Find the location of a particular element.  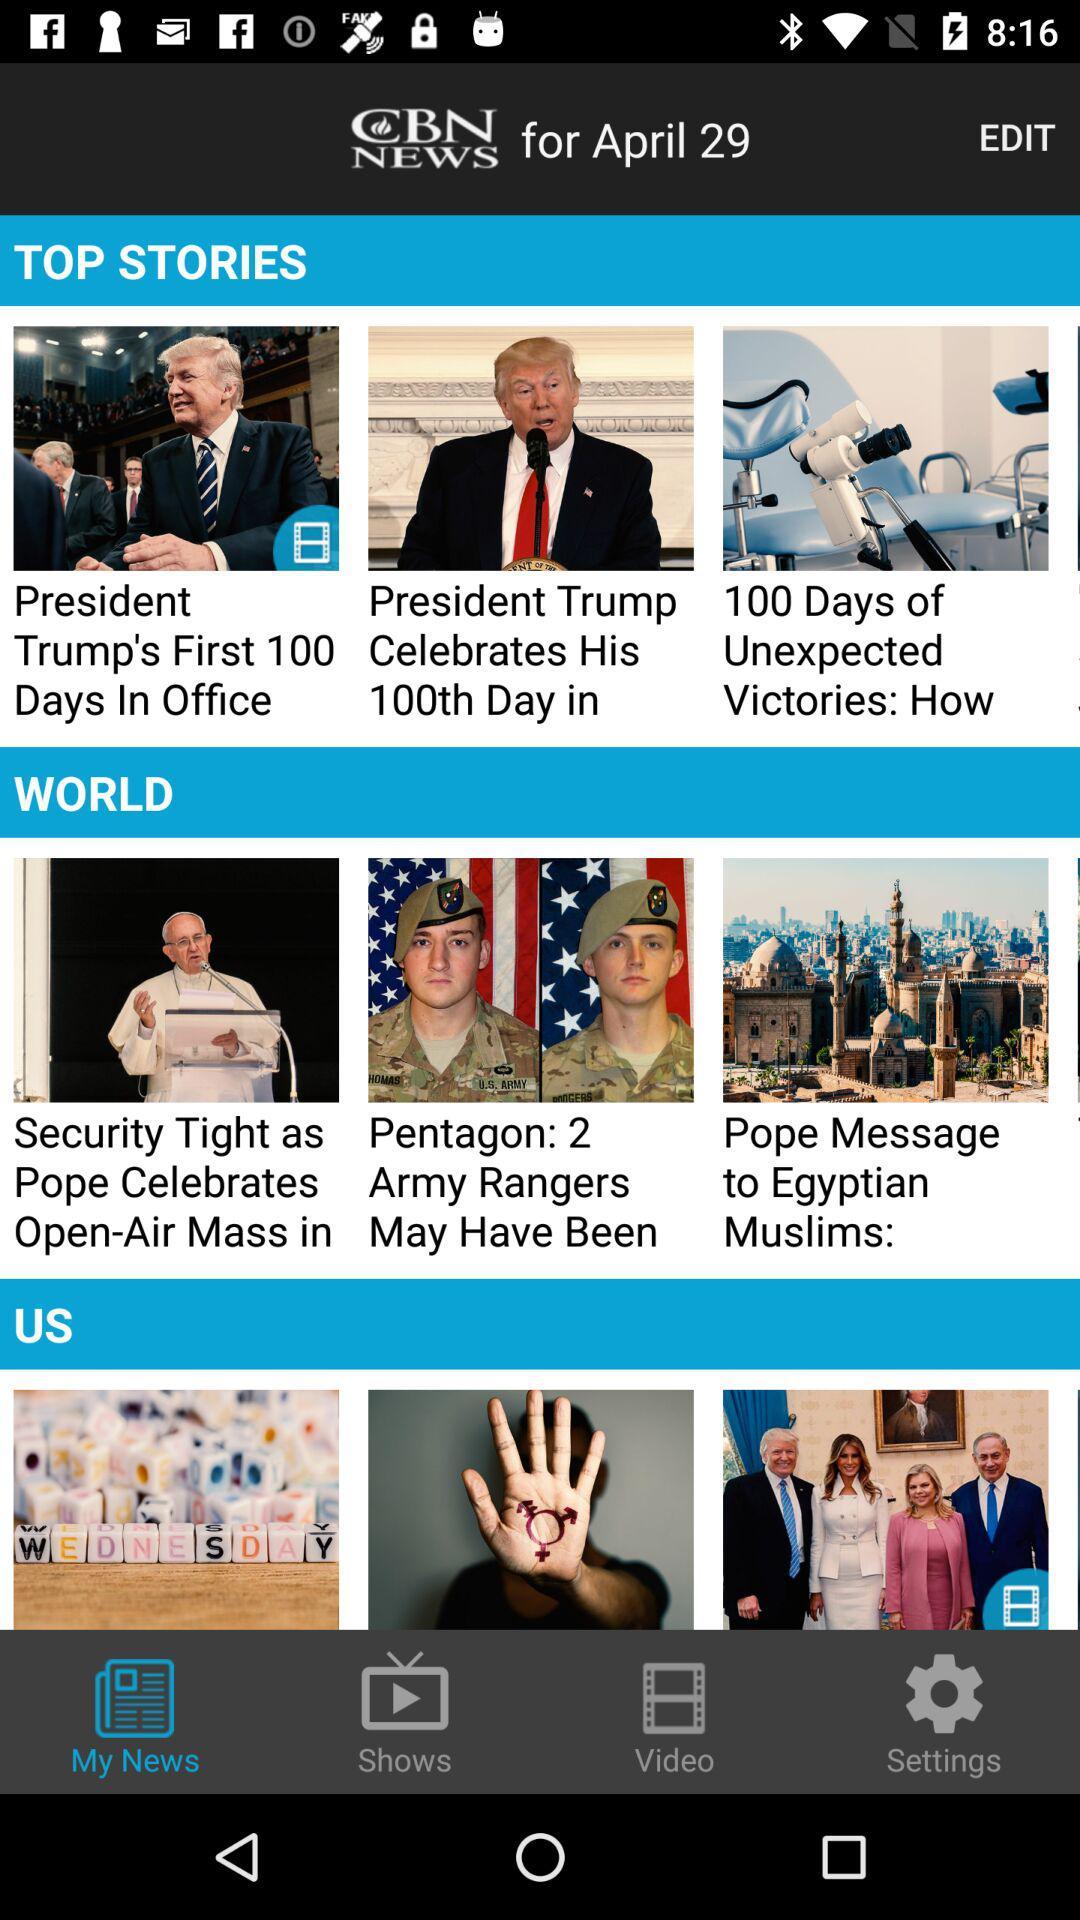

the icon below the edit item is located at coordinates (540, 259).